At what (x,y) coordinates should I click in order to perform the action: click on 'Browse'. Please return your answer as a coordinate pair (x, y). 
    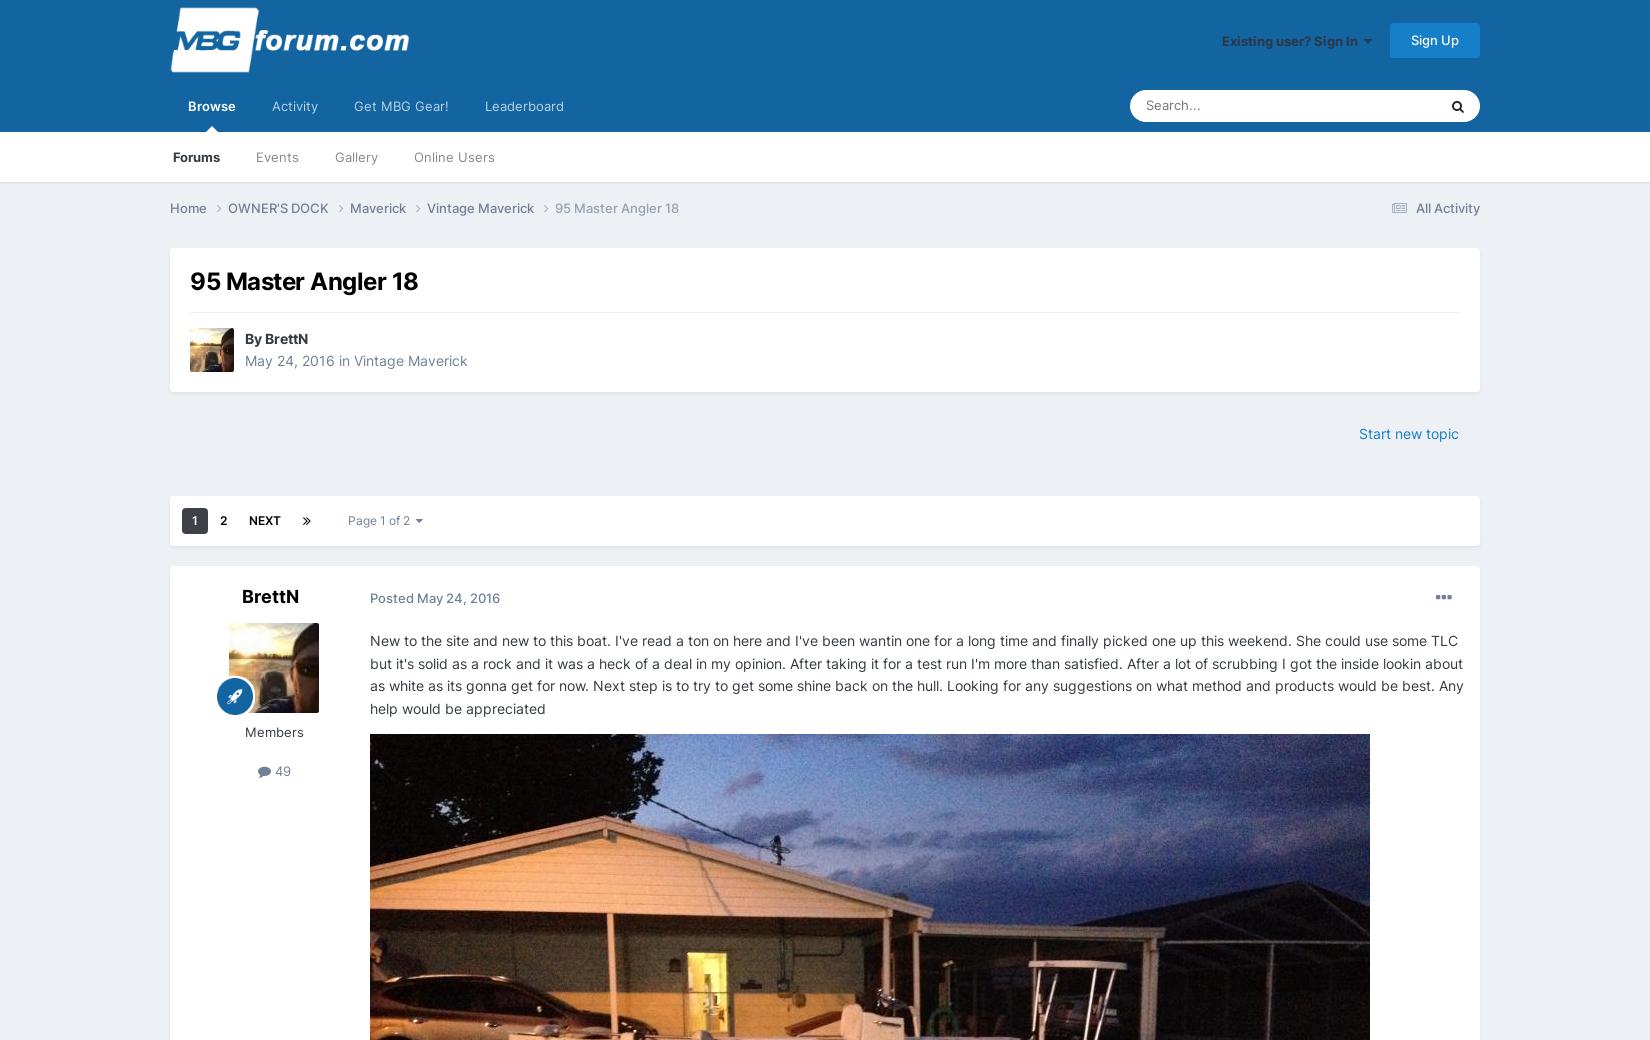
    Looking at the image, I should click on (212, 104).